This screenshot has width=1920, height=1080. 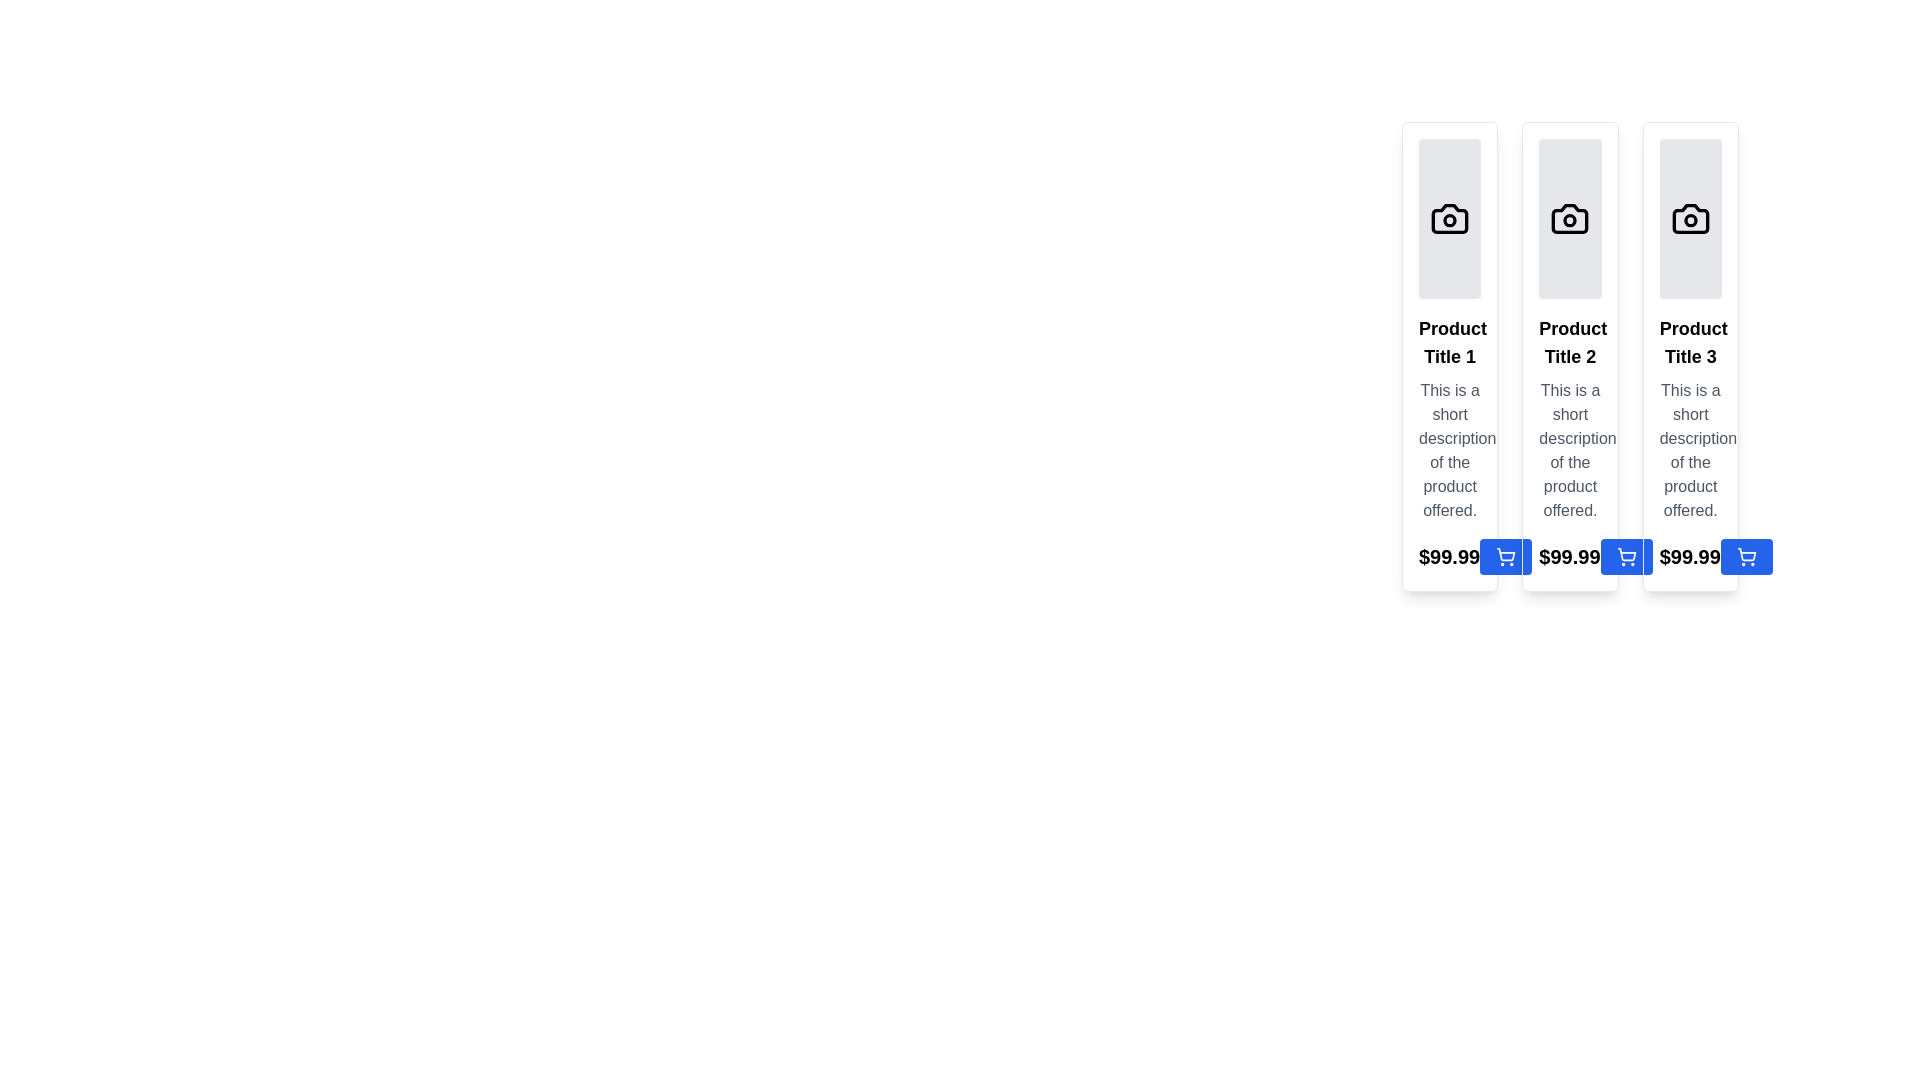 What do you see at coordinates (1569, 219) in the screenshot?
I see `the camera icon, which is a minimalist black line design on a gray background, located in the center of the second card from the left in a row of three cards` at bounding box center [1569, 219].